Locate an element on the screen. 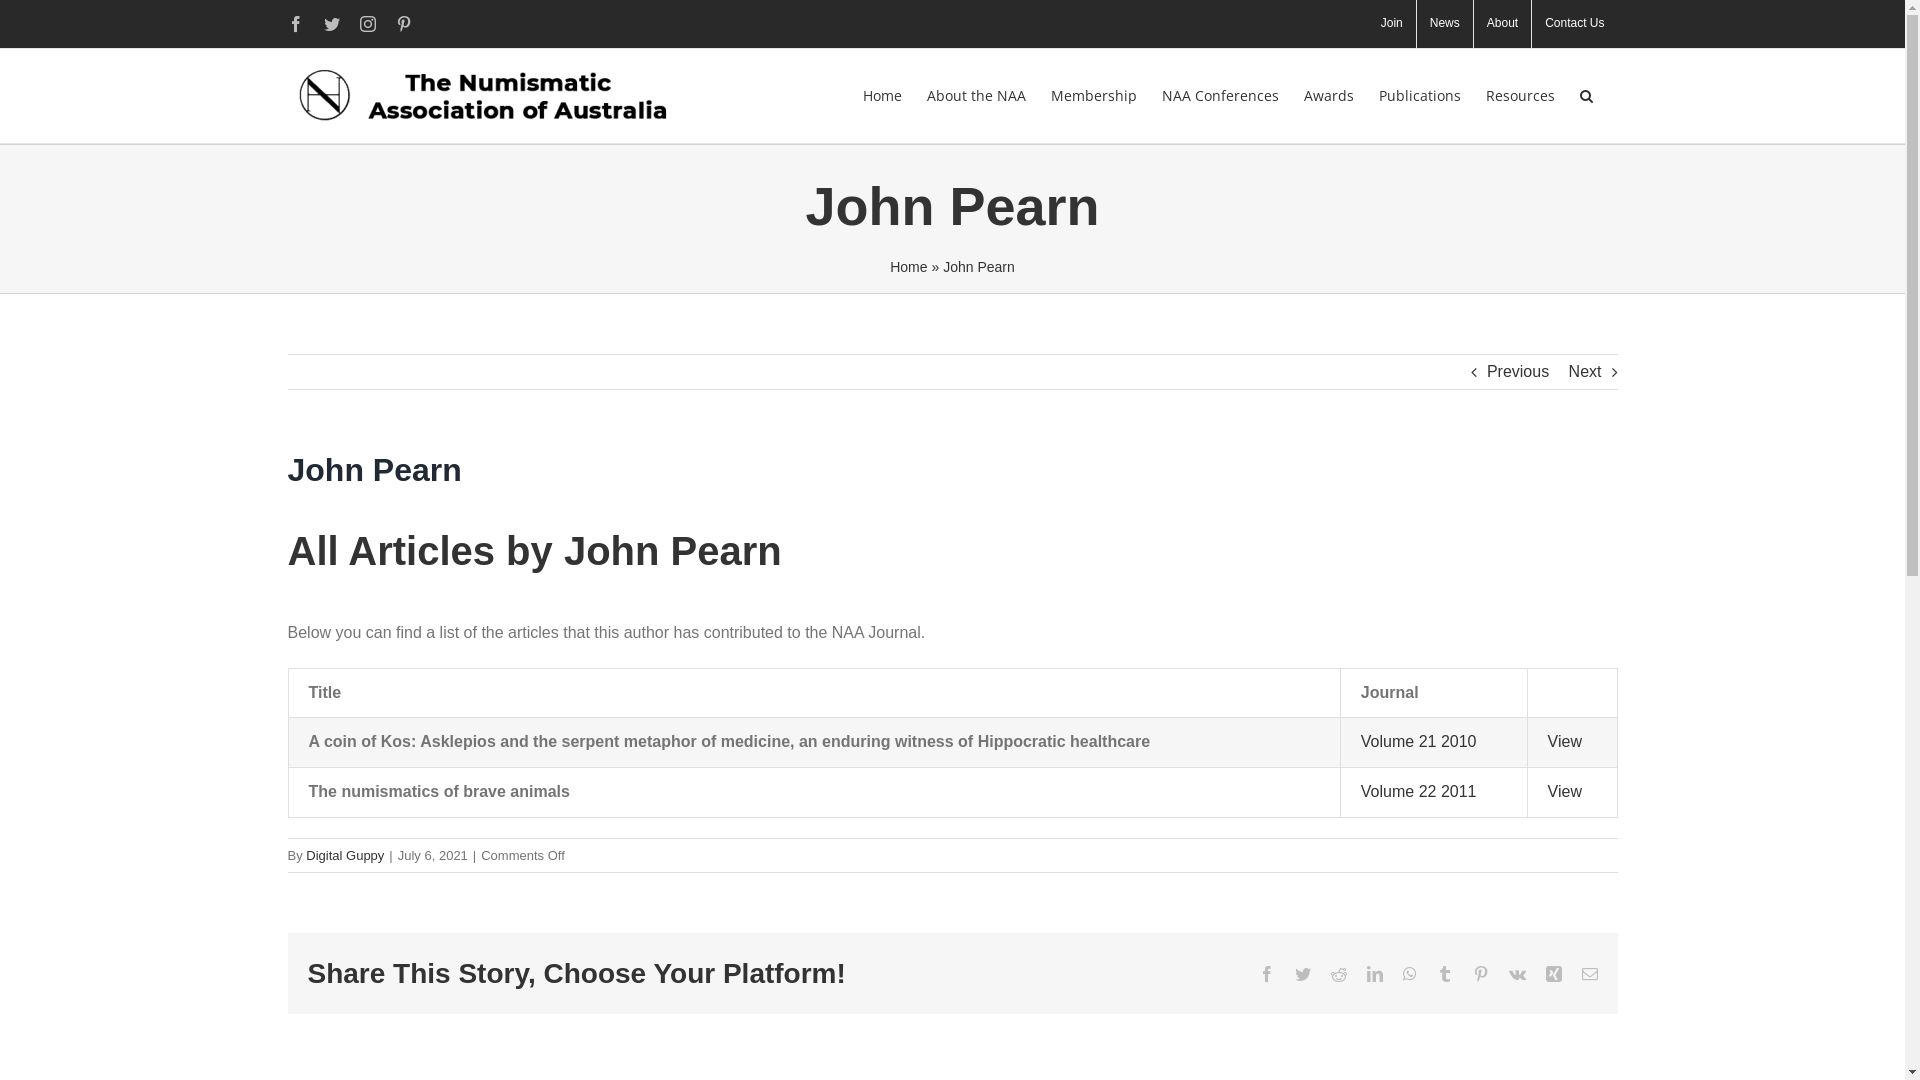 Image resolution: width=1920 pixels, height=1080 pixels. 'About' is located at coordinates (1502, 23).